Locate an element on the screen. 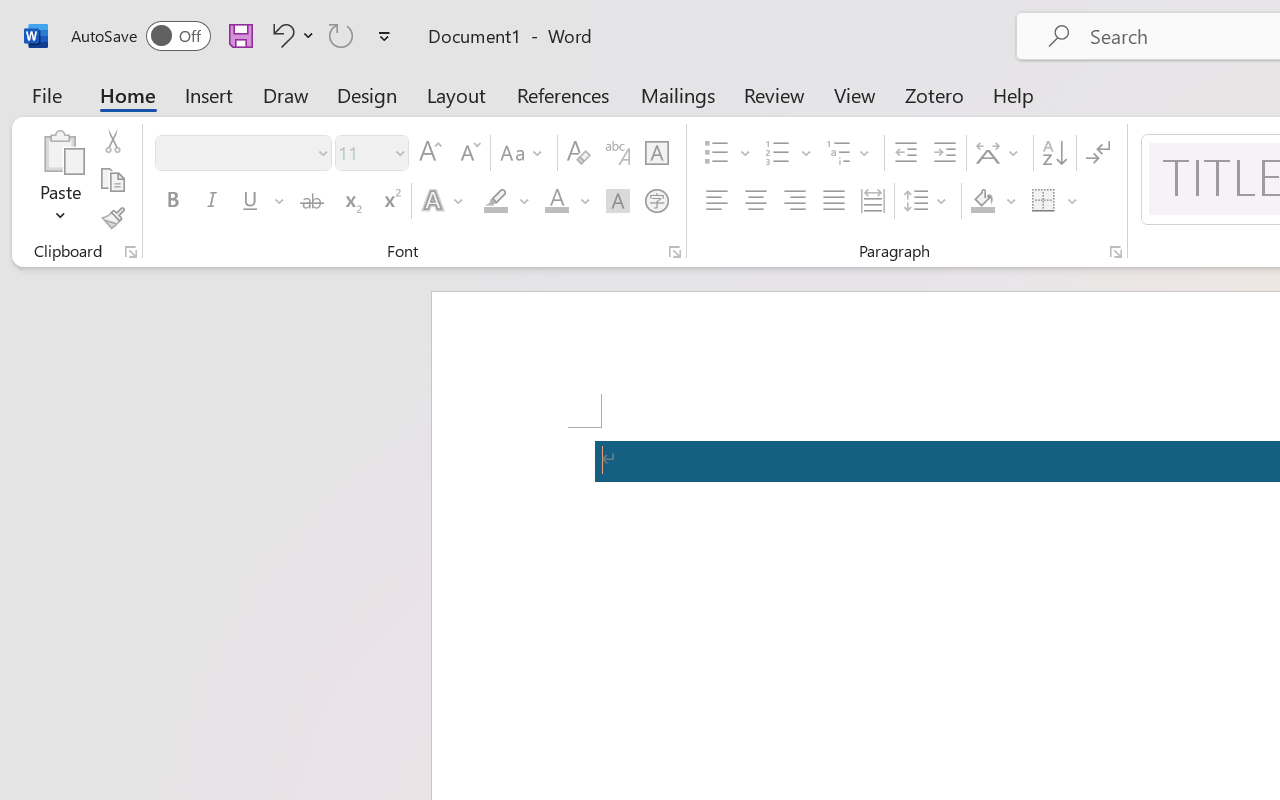 The image size is (1280, 800). 'Undo Apply Quick Style Set' is located at coordinates (289, 34).